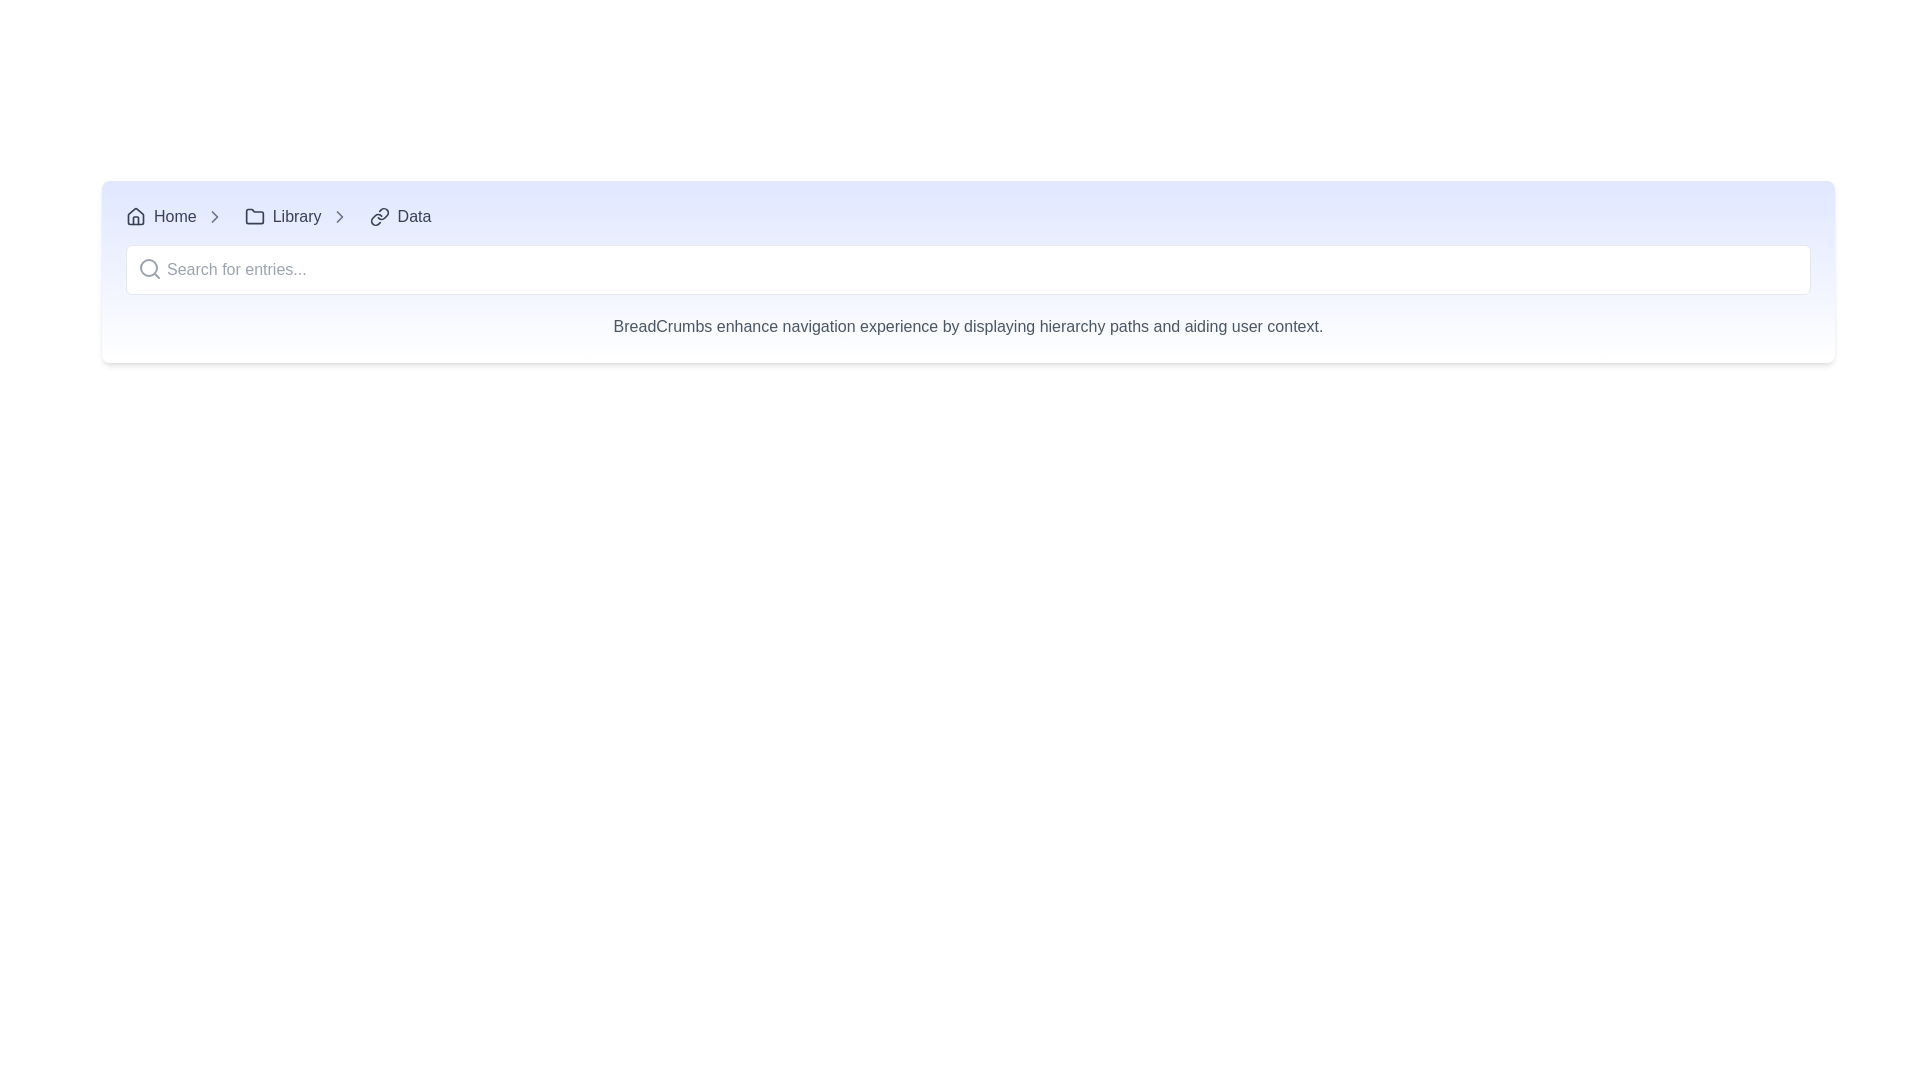 Image resolution: width=1920 pixels, height=1080 pixels. I want to click on the house icon representing the 'Home' button in the breadcrumb navigation bar to trigger a tooltip or visual effect, so click(134, 216).